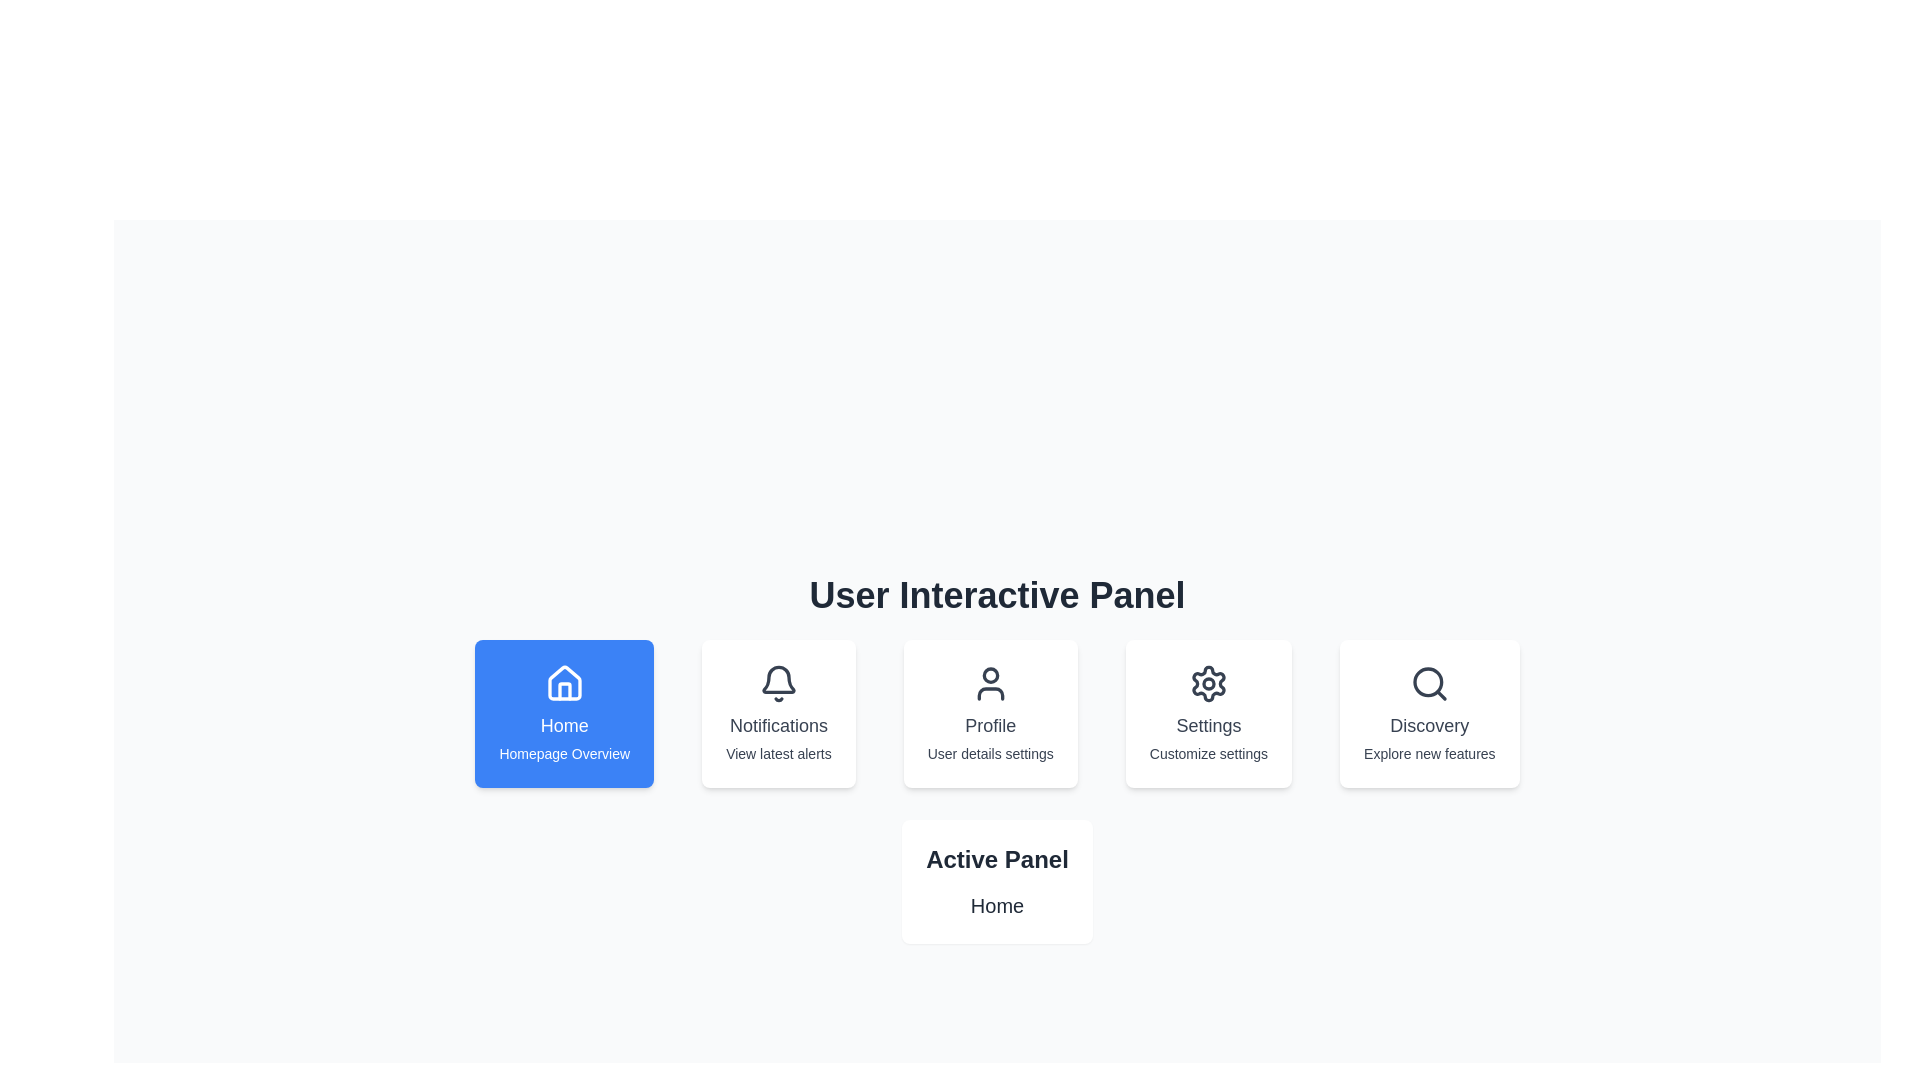  I want to click on the house icon on the 'Home' card, which is styled with a simple outline against a blue background and located at the top-center of the card labeled 'Homepage Overview.', so click(563, 682).